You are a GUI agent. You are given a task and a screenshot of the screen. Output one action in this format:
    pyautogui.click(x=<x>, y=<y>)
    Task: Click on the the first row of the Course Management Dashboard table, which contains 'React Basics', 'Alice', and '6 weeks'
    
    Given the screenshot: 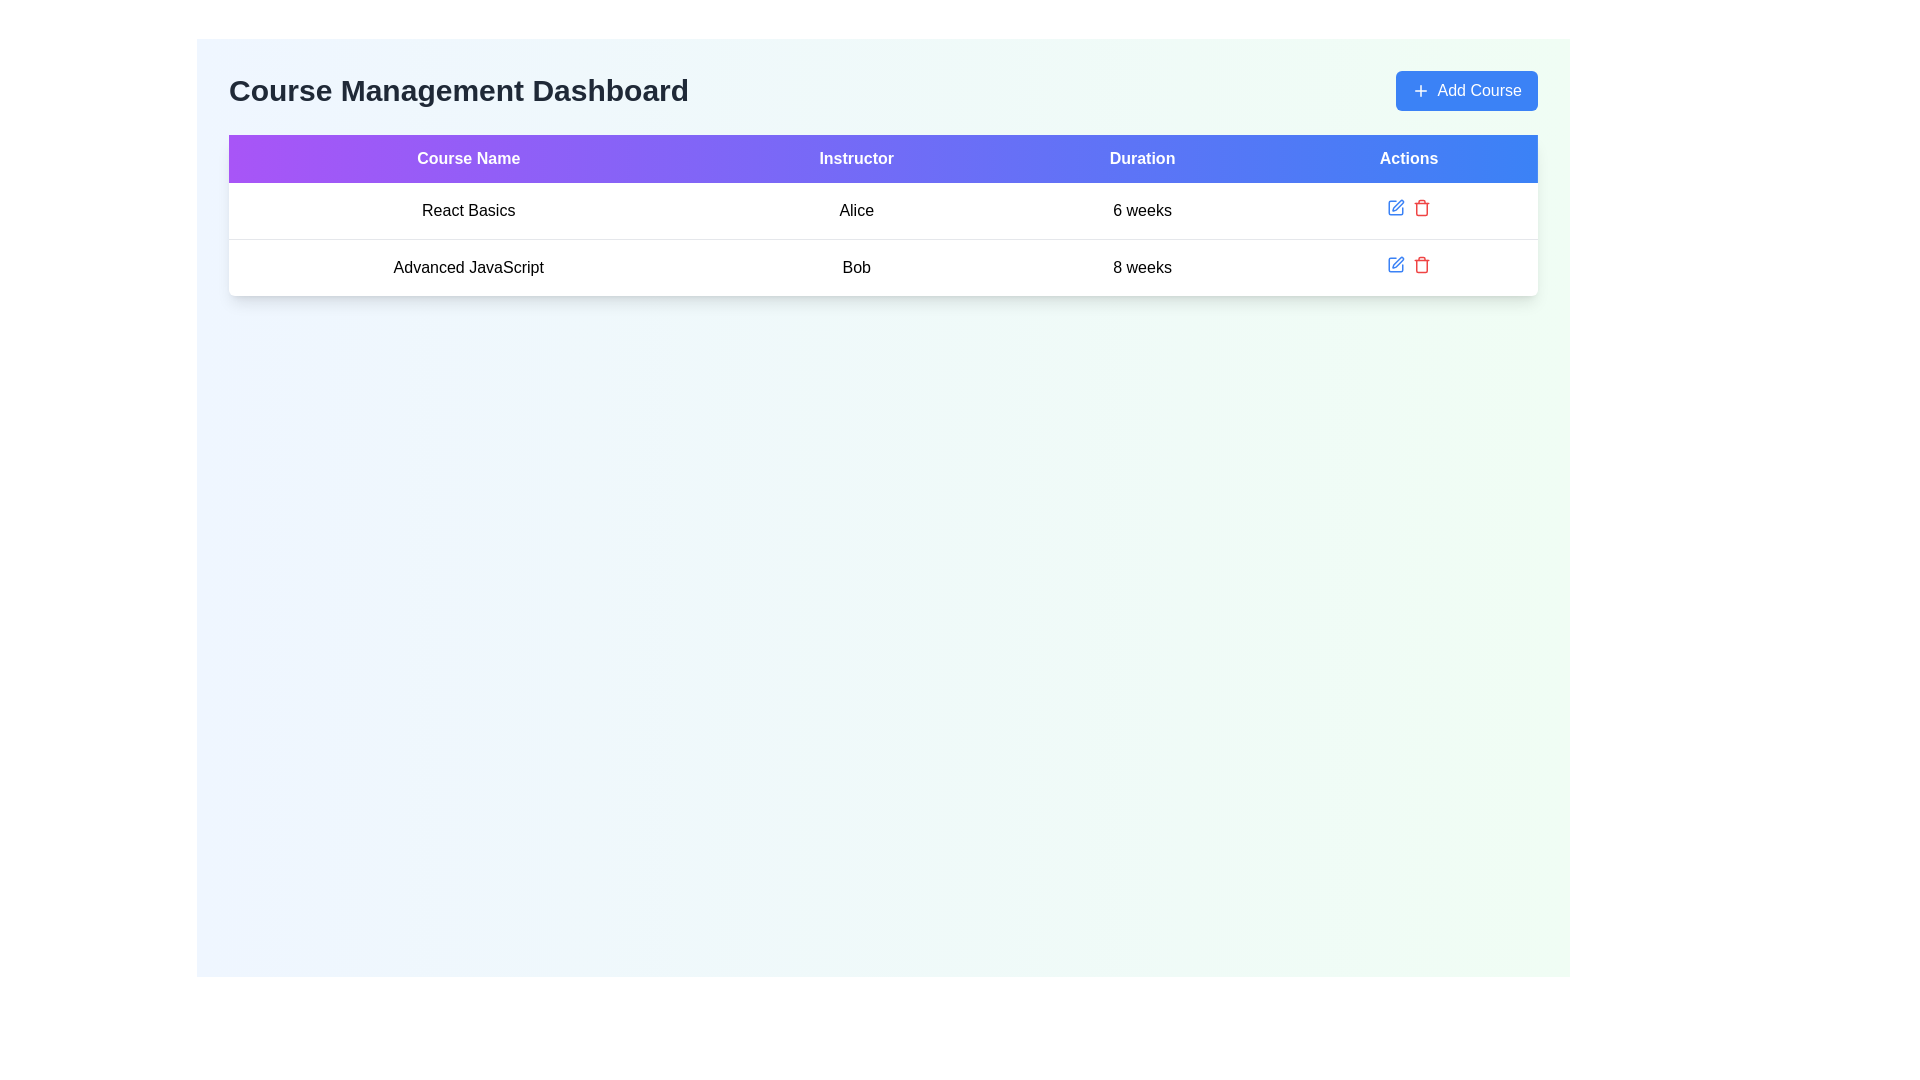 What is the action you would take?
    pyautogui.click(x=882, y=211)
    